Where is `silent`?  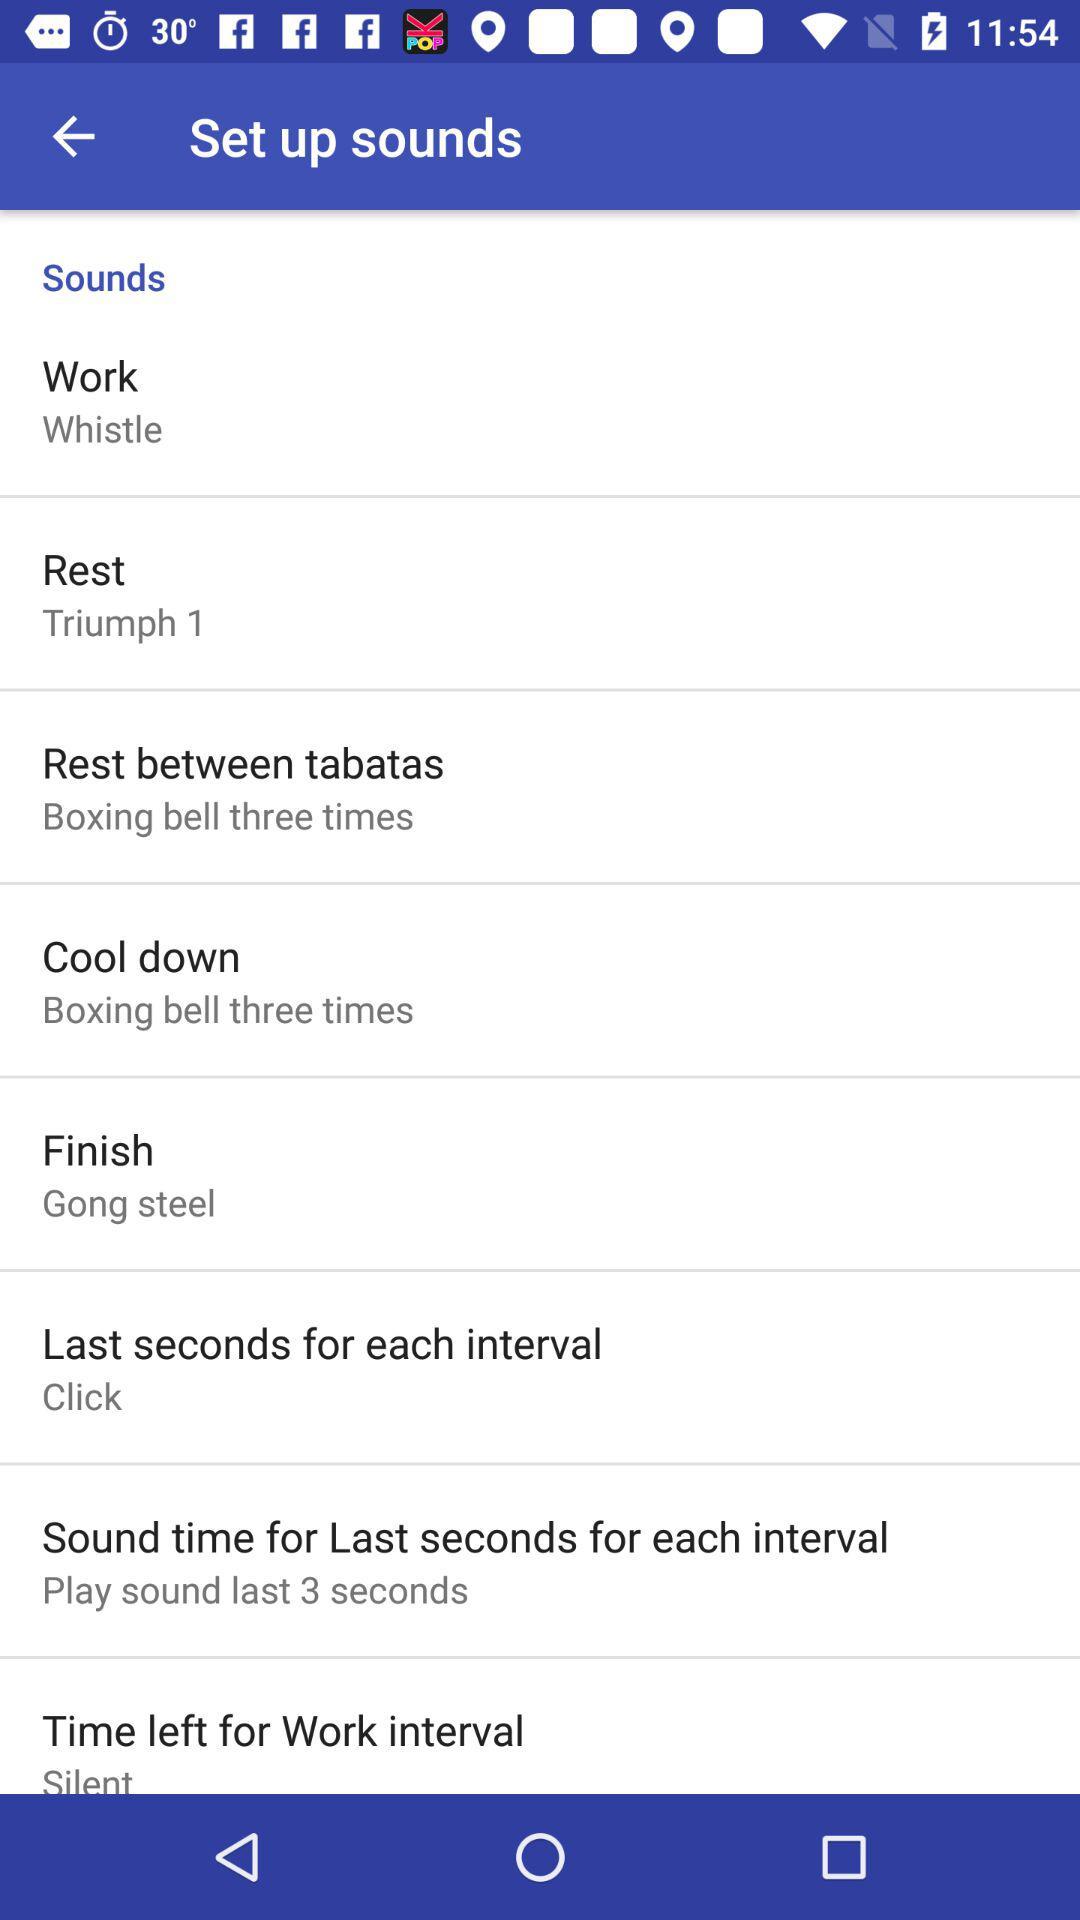
silent is located at coordinates (86, 1776).